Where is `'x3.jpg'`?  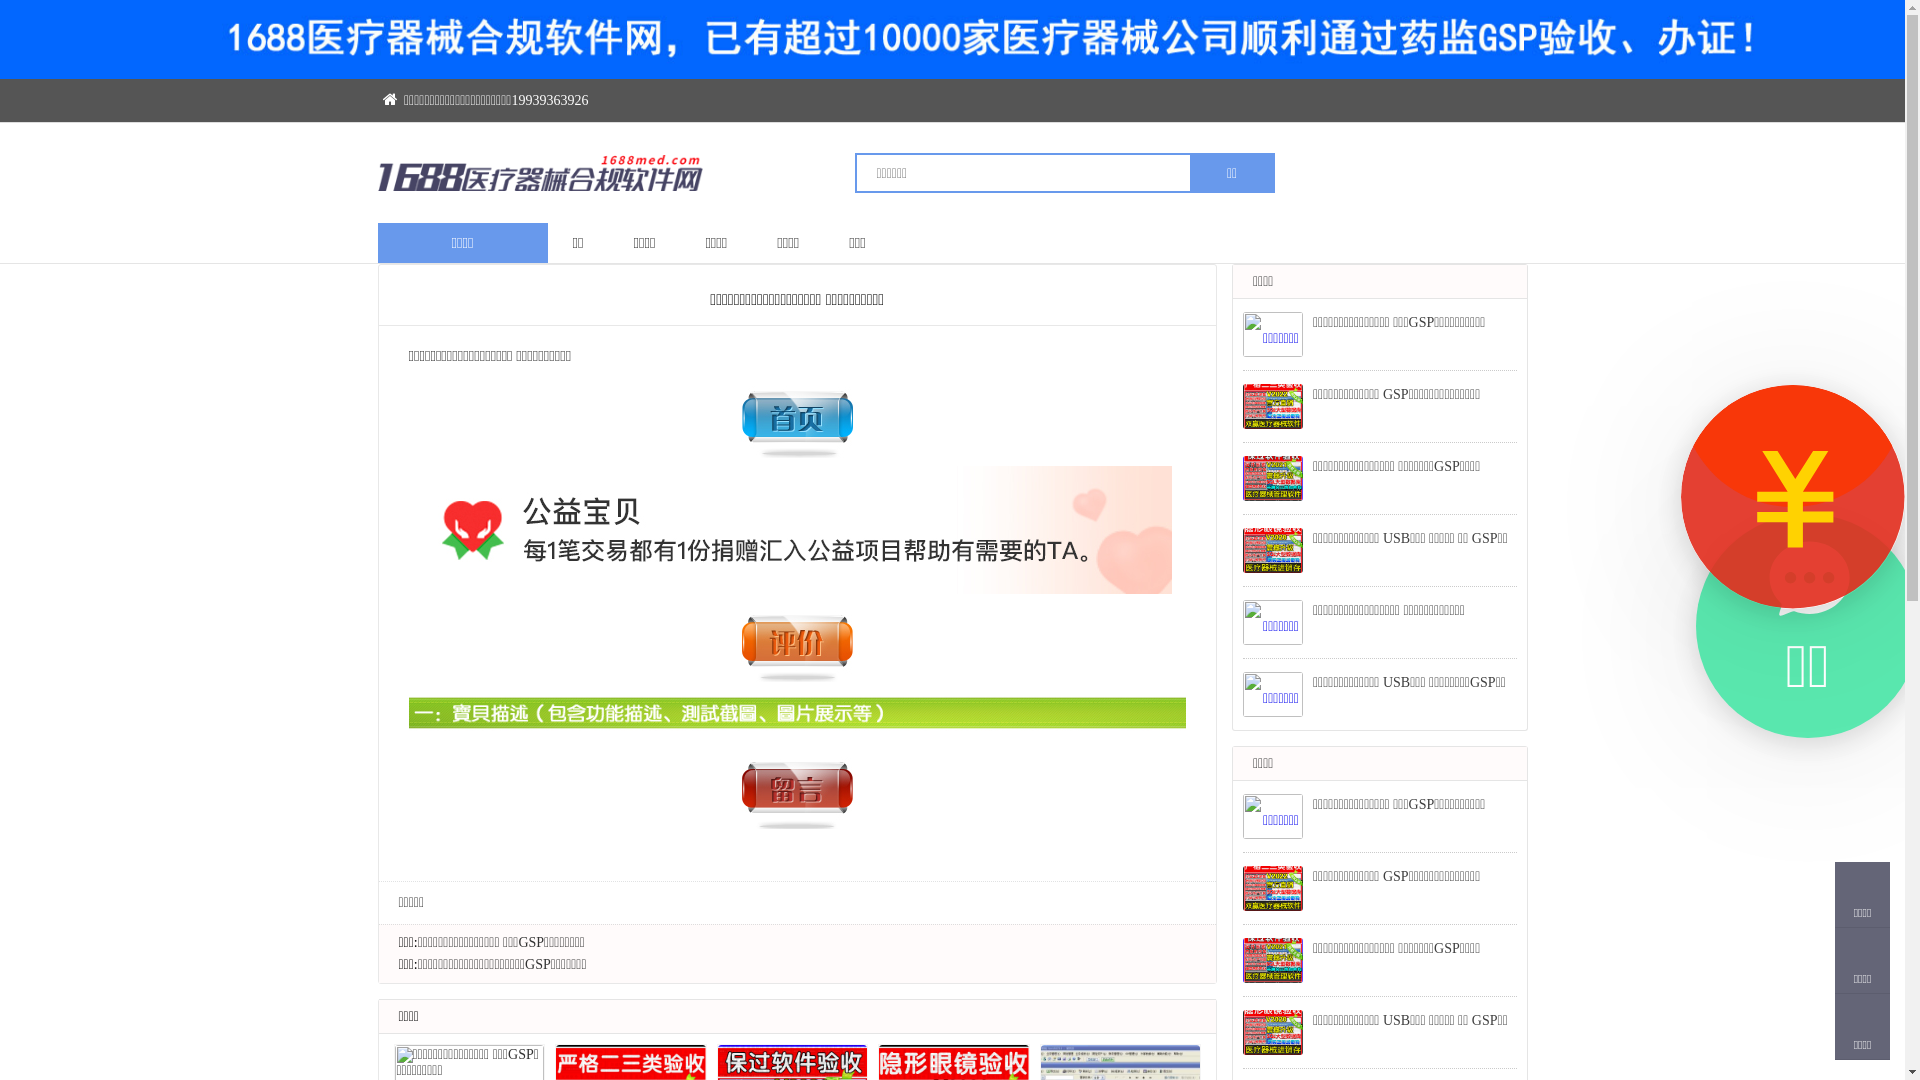
'x3.jpg' is located at coordinates (795, 788).